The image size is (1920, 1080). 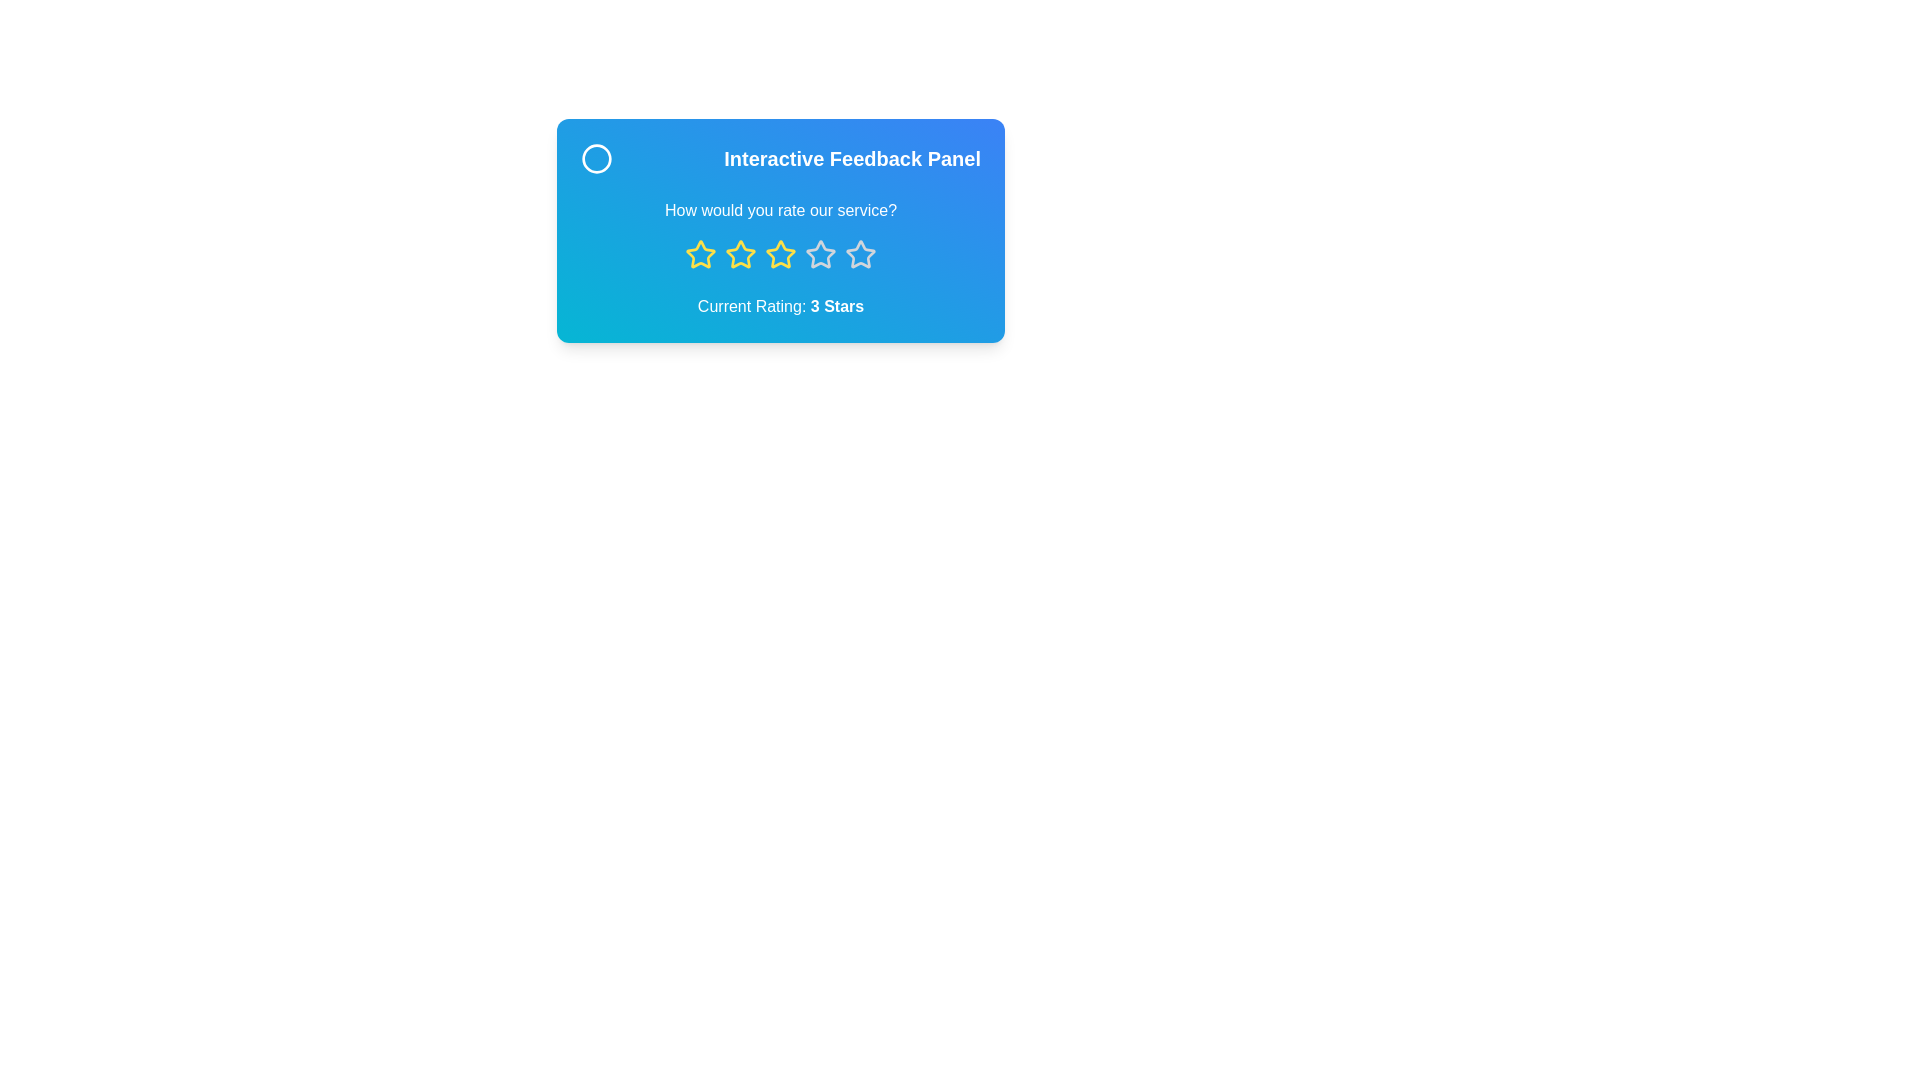 What do you see at coordinates (595, 157) in the screenshot?
I see `the SVG Circle element with a filled blue background and white border, located next to the title 'Interactive Feedback Panel'` at bounding box center [595, 157].